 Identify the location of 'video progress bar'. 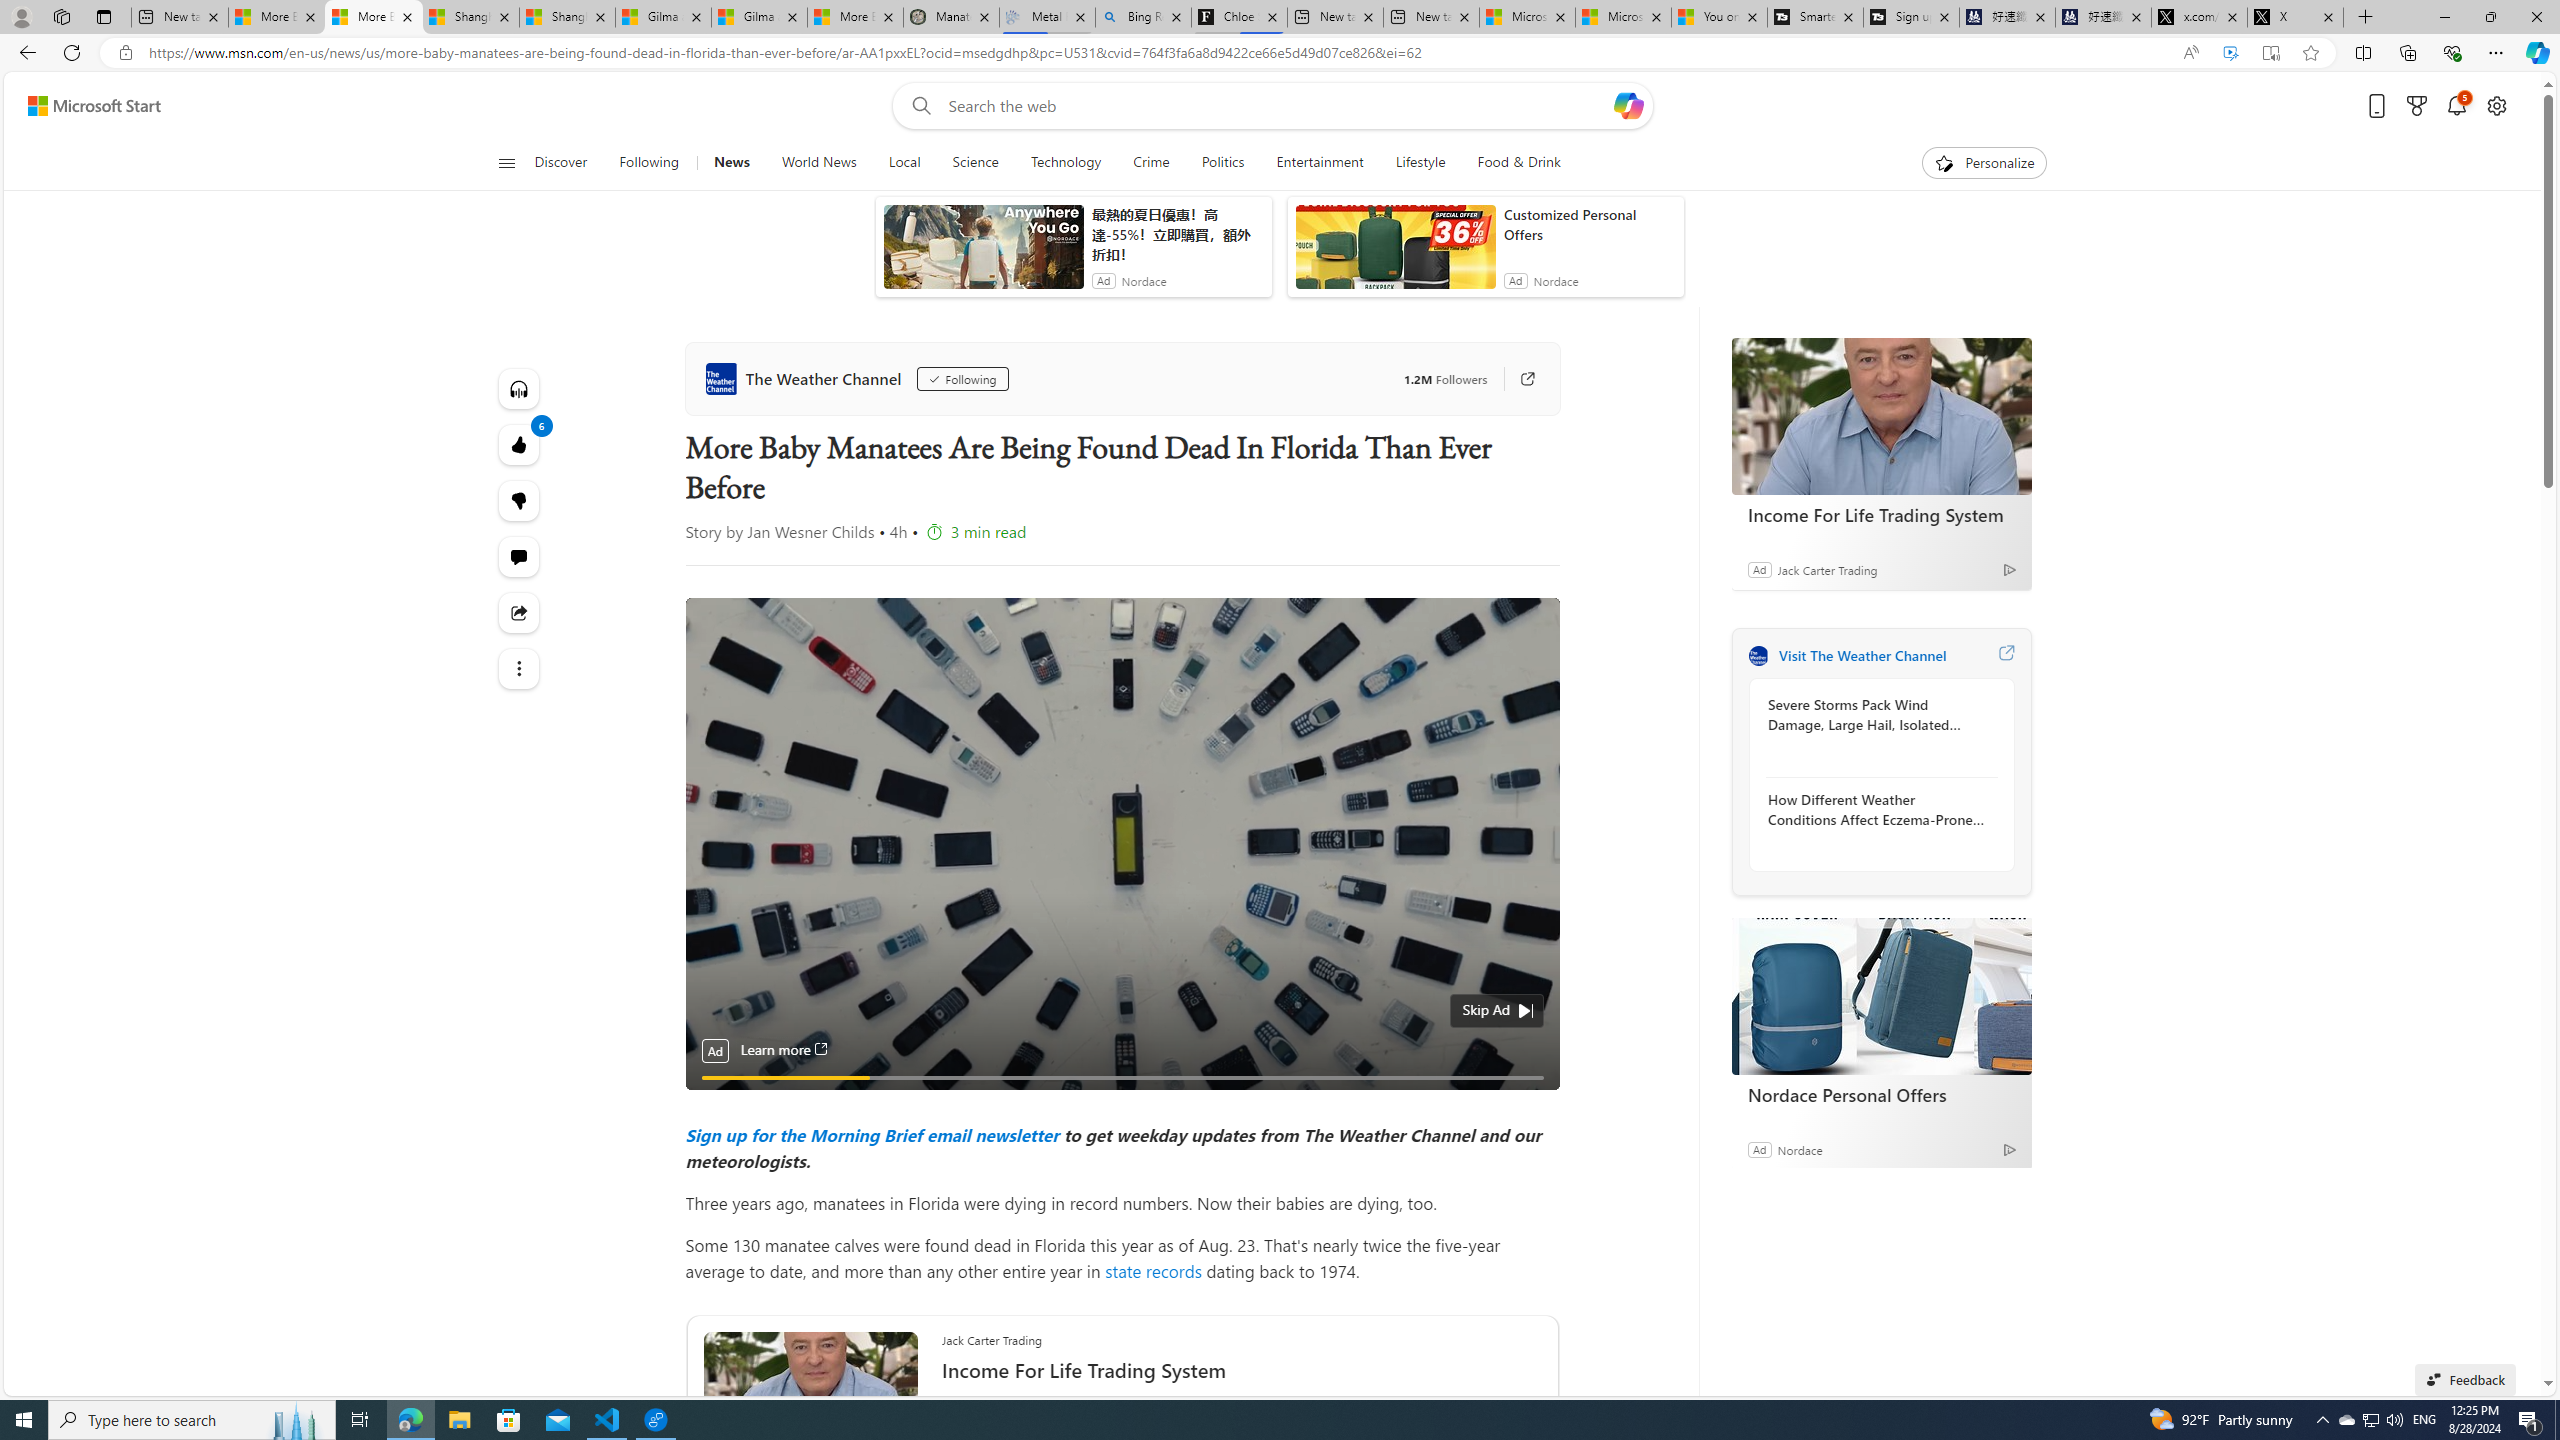
(1121, 1076).